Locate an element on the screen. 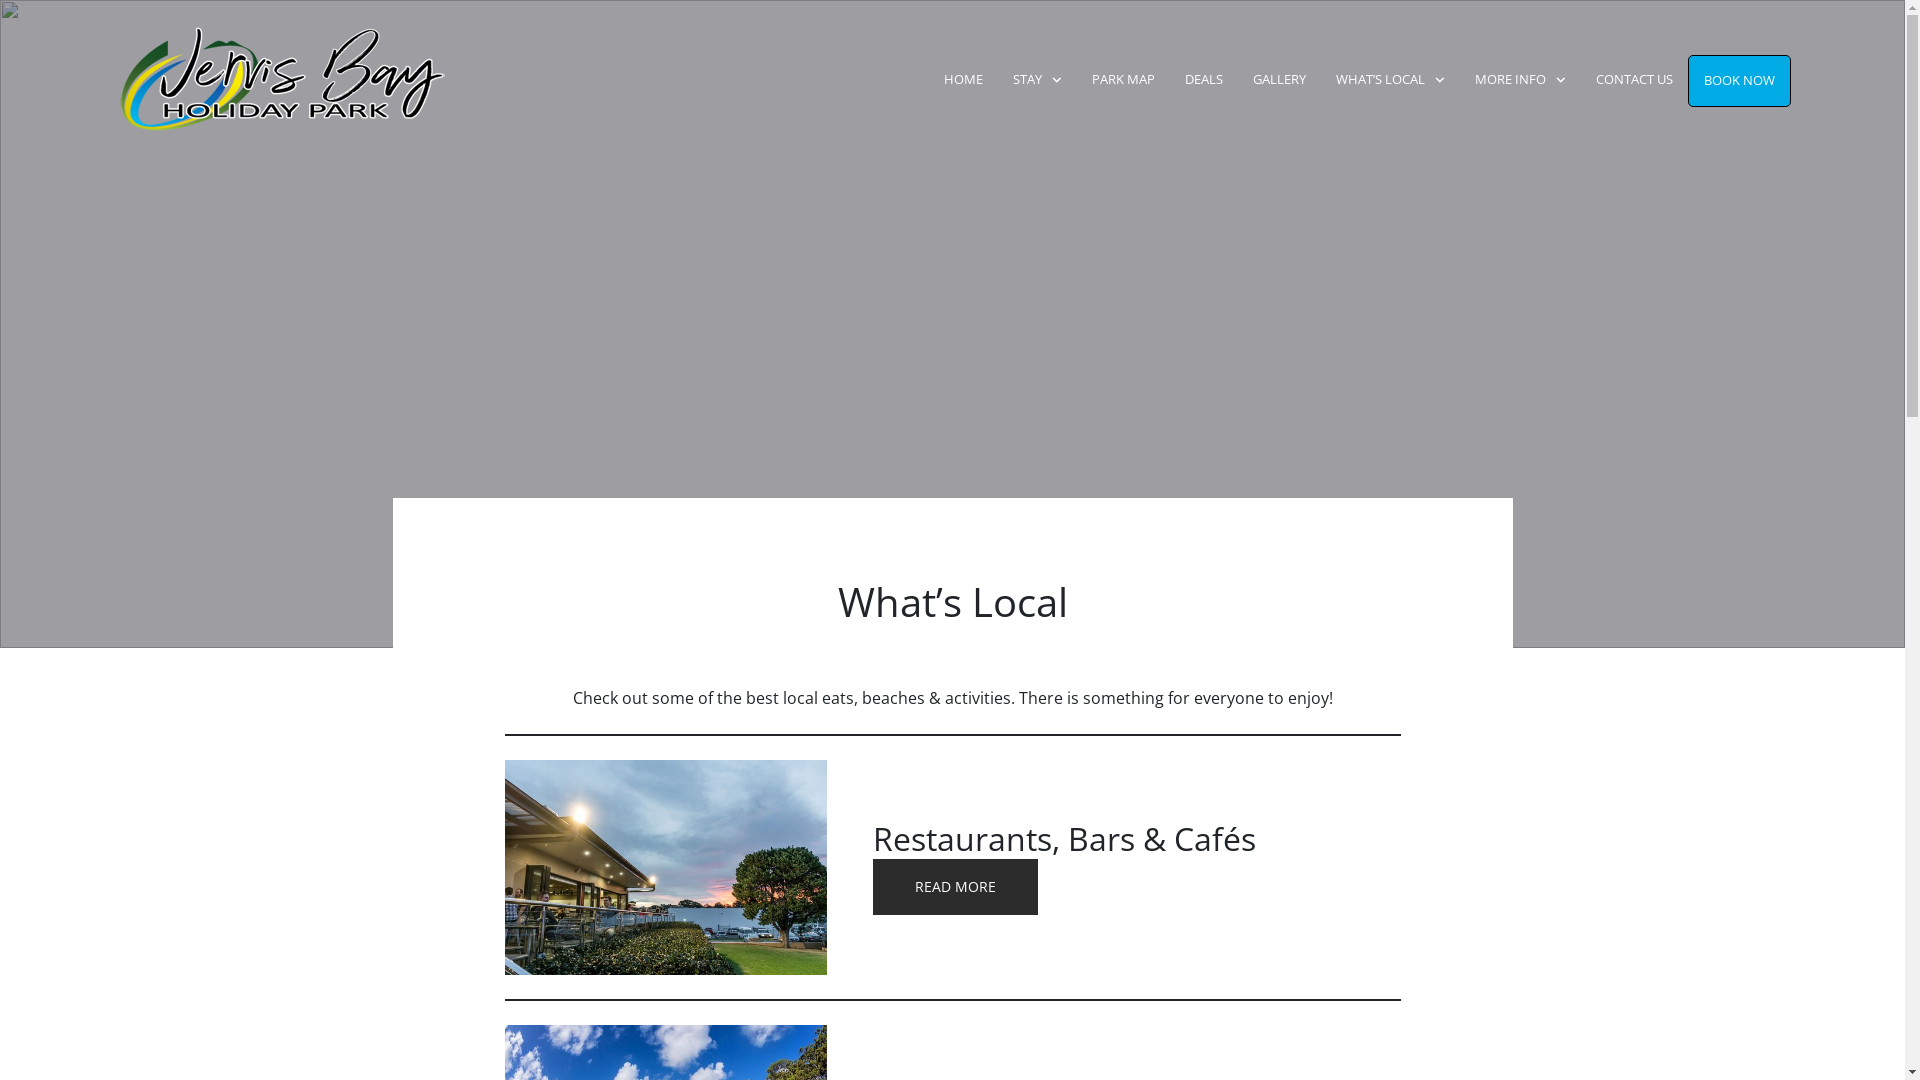 This screenshot has height=1080, width=1920. 'CONTACT US' is located at coordinates (1634, 79).